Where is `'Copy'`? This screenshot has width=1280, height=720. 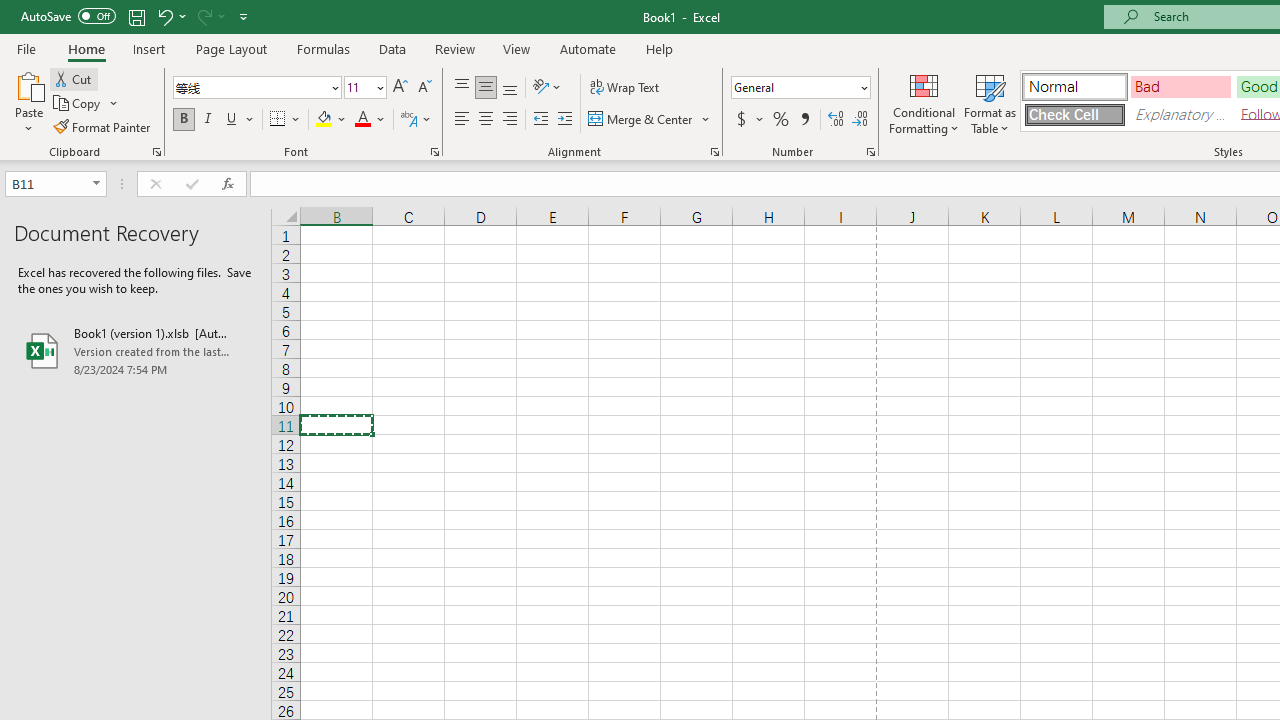 'Copy' is located at coordinates (85, 103).